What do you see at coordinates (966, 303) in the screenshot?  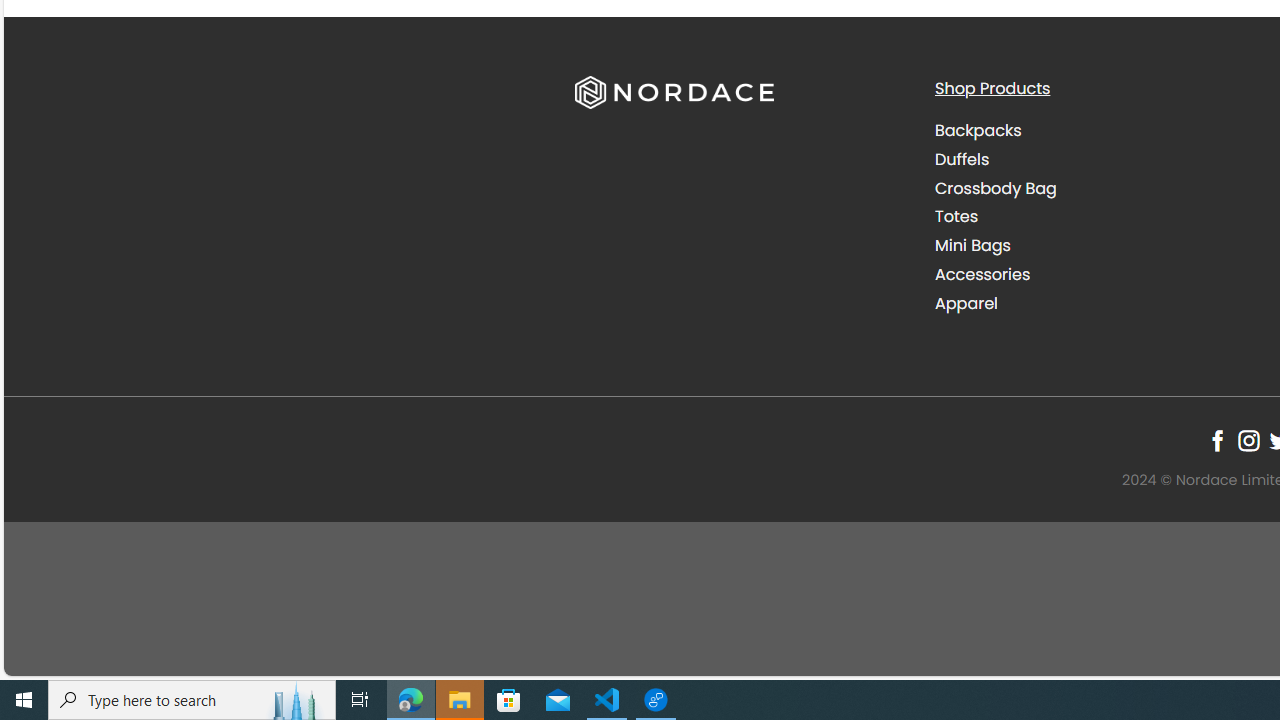 I see `'Apparel'` at bounding box center [966, 303].